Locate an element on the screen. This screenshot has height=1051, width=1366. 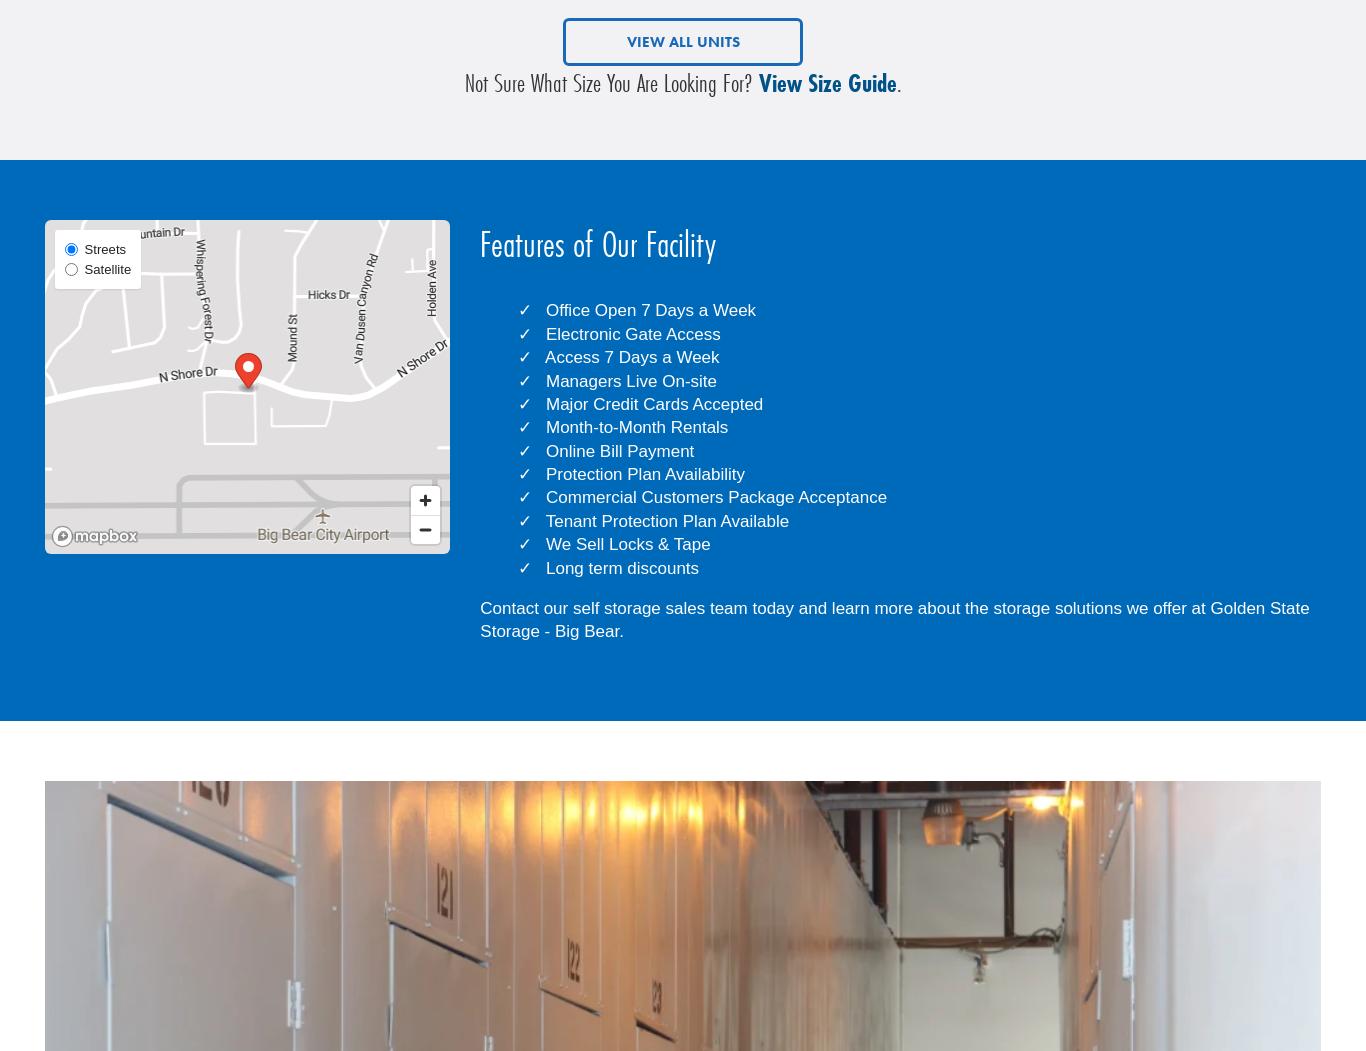
'View All Units' is located at coordinates (681, 40).